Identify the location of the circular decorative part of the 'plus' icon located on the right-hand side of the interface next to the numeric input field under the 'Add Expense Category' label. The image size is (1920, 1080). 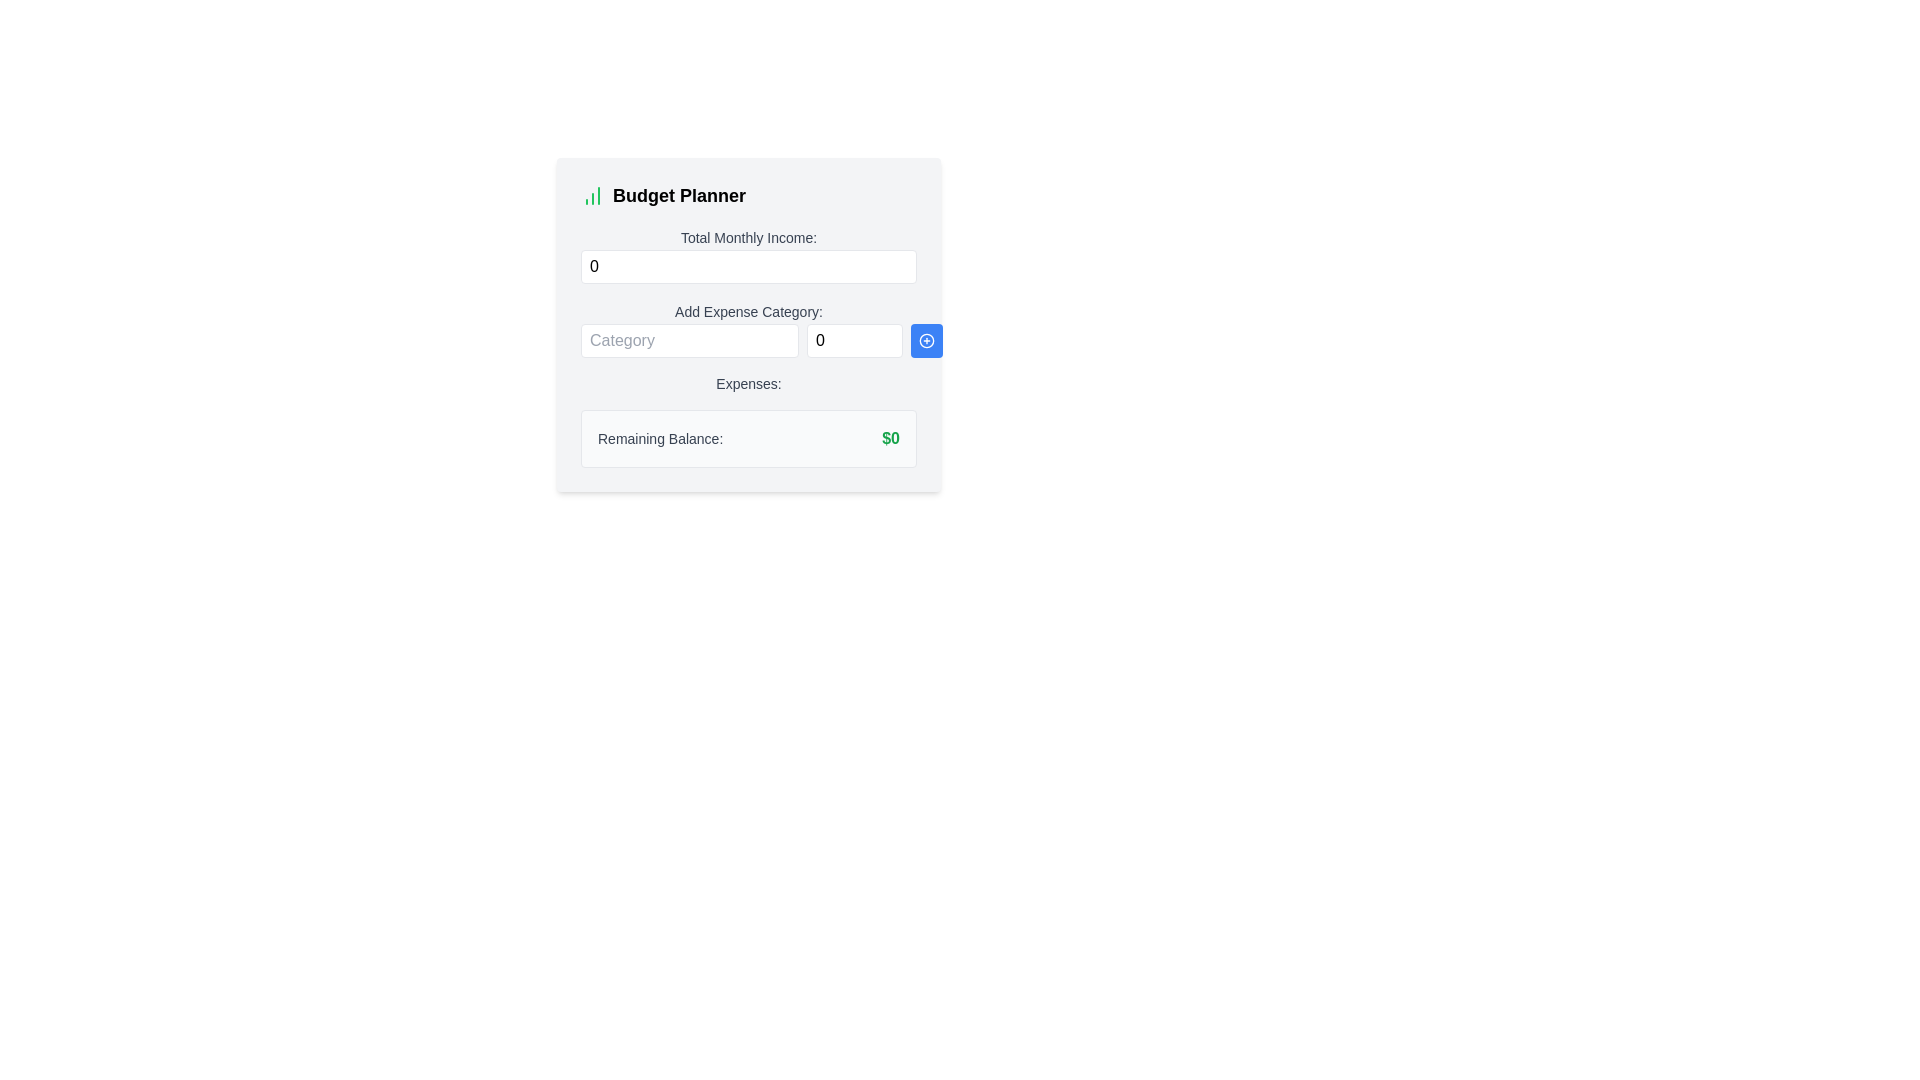
(925, 339).